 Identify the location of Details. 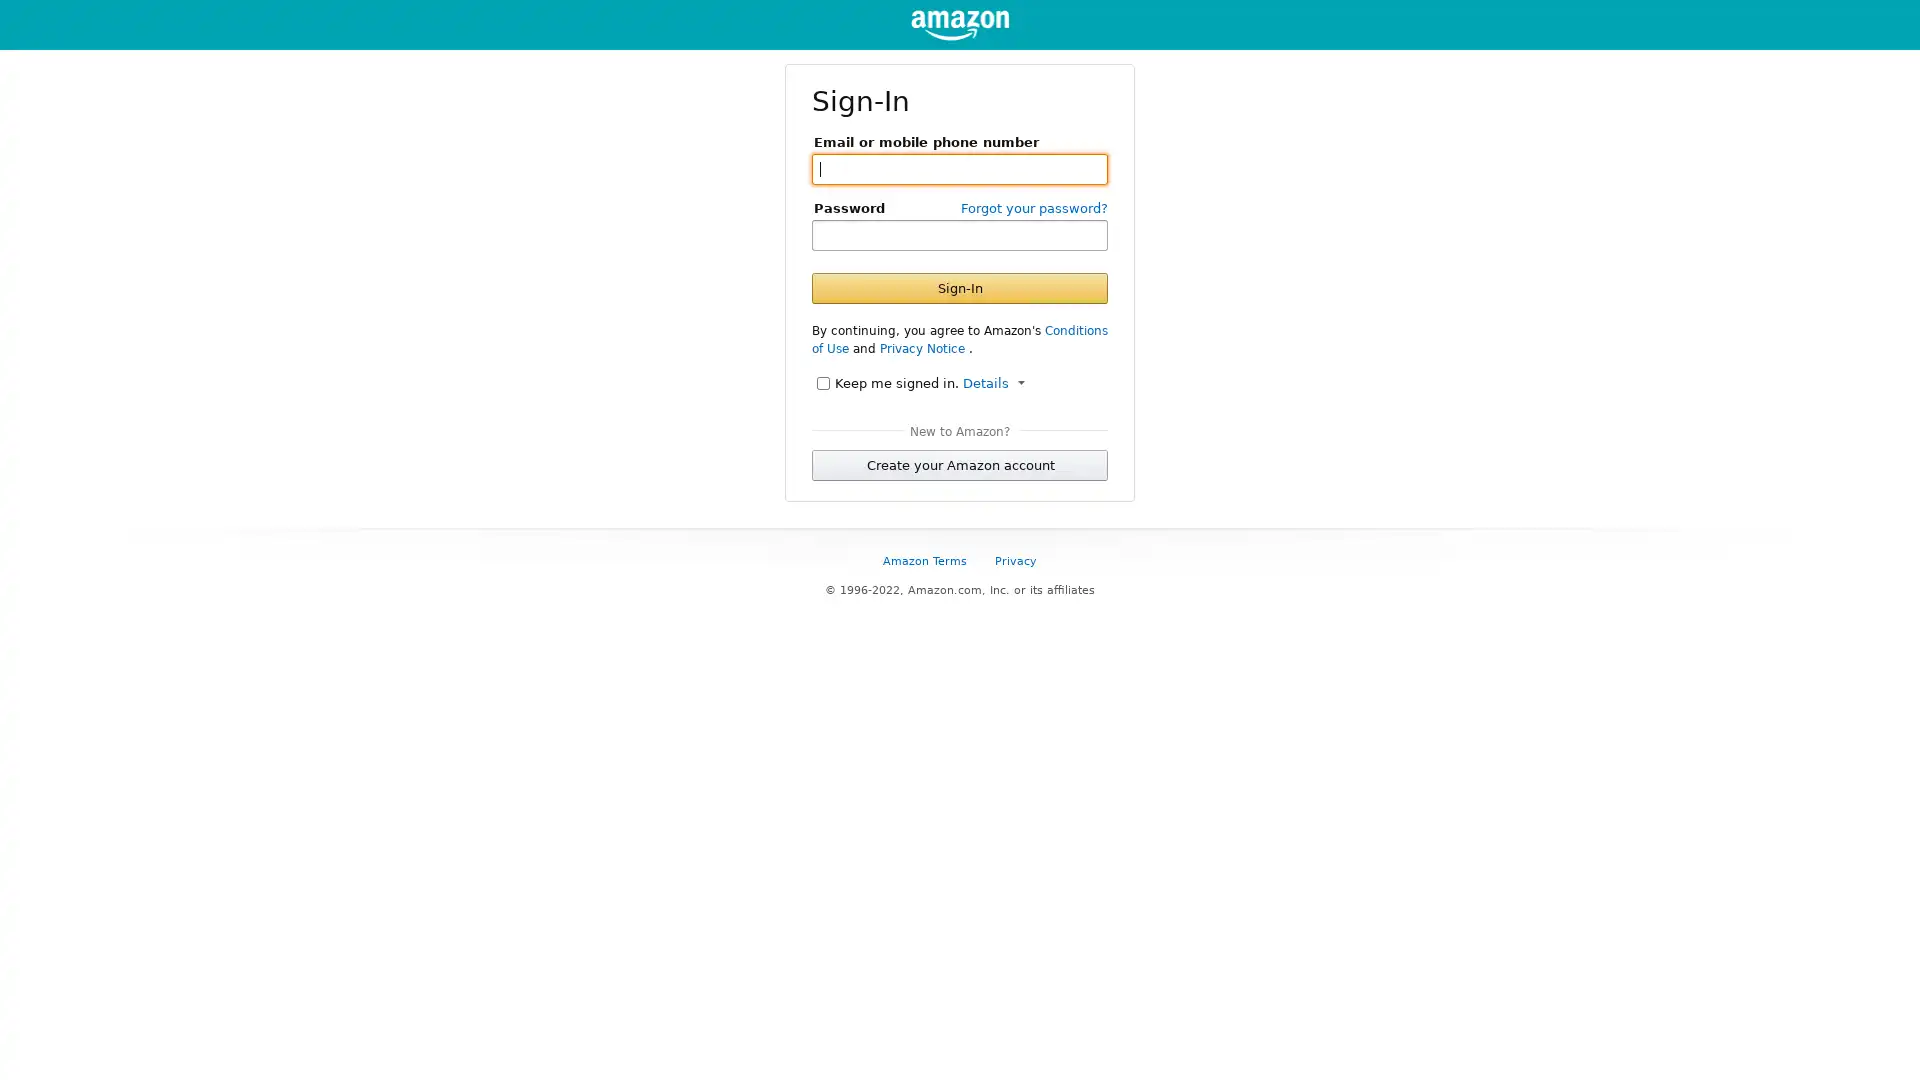
(993, 382).